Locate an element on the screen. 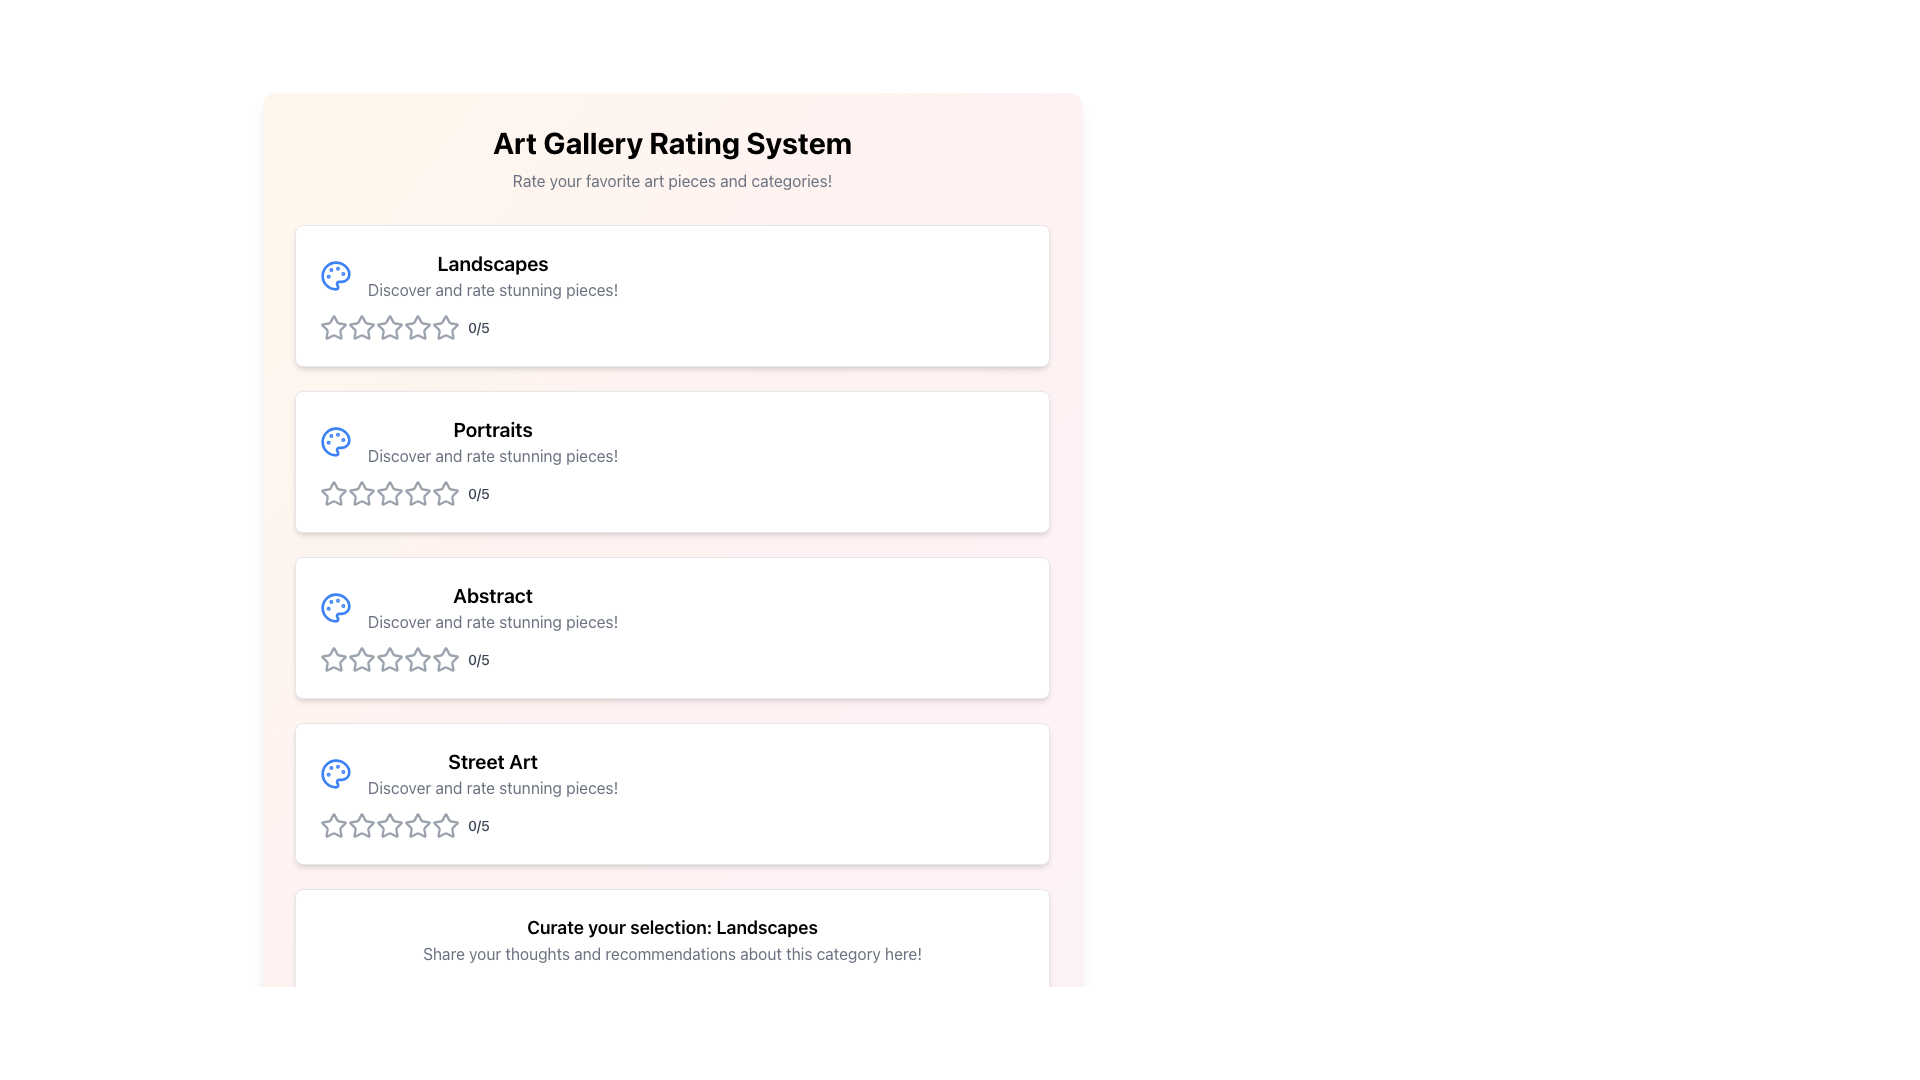 This screenshot has height=1080, width=1920. the text label that invites users is located at coordinates (493, 455).